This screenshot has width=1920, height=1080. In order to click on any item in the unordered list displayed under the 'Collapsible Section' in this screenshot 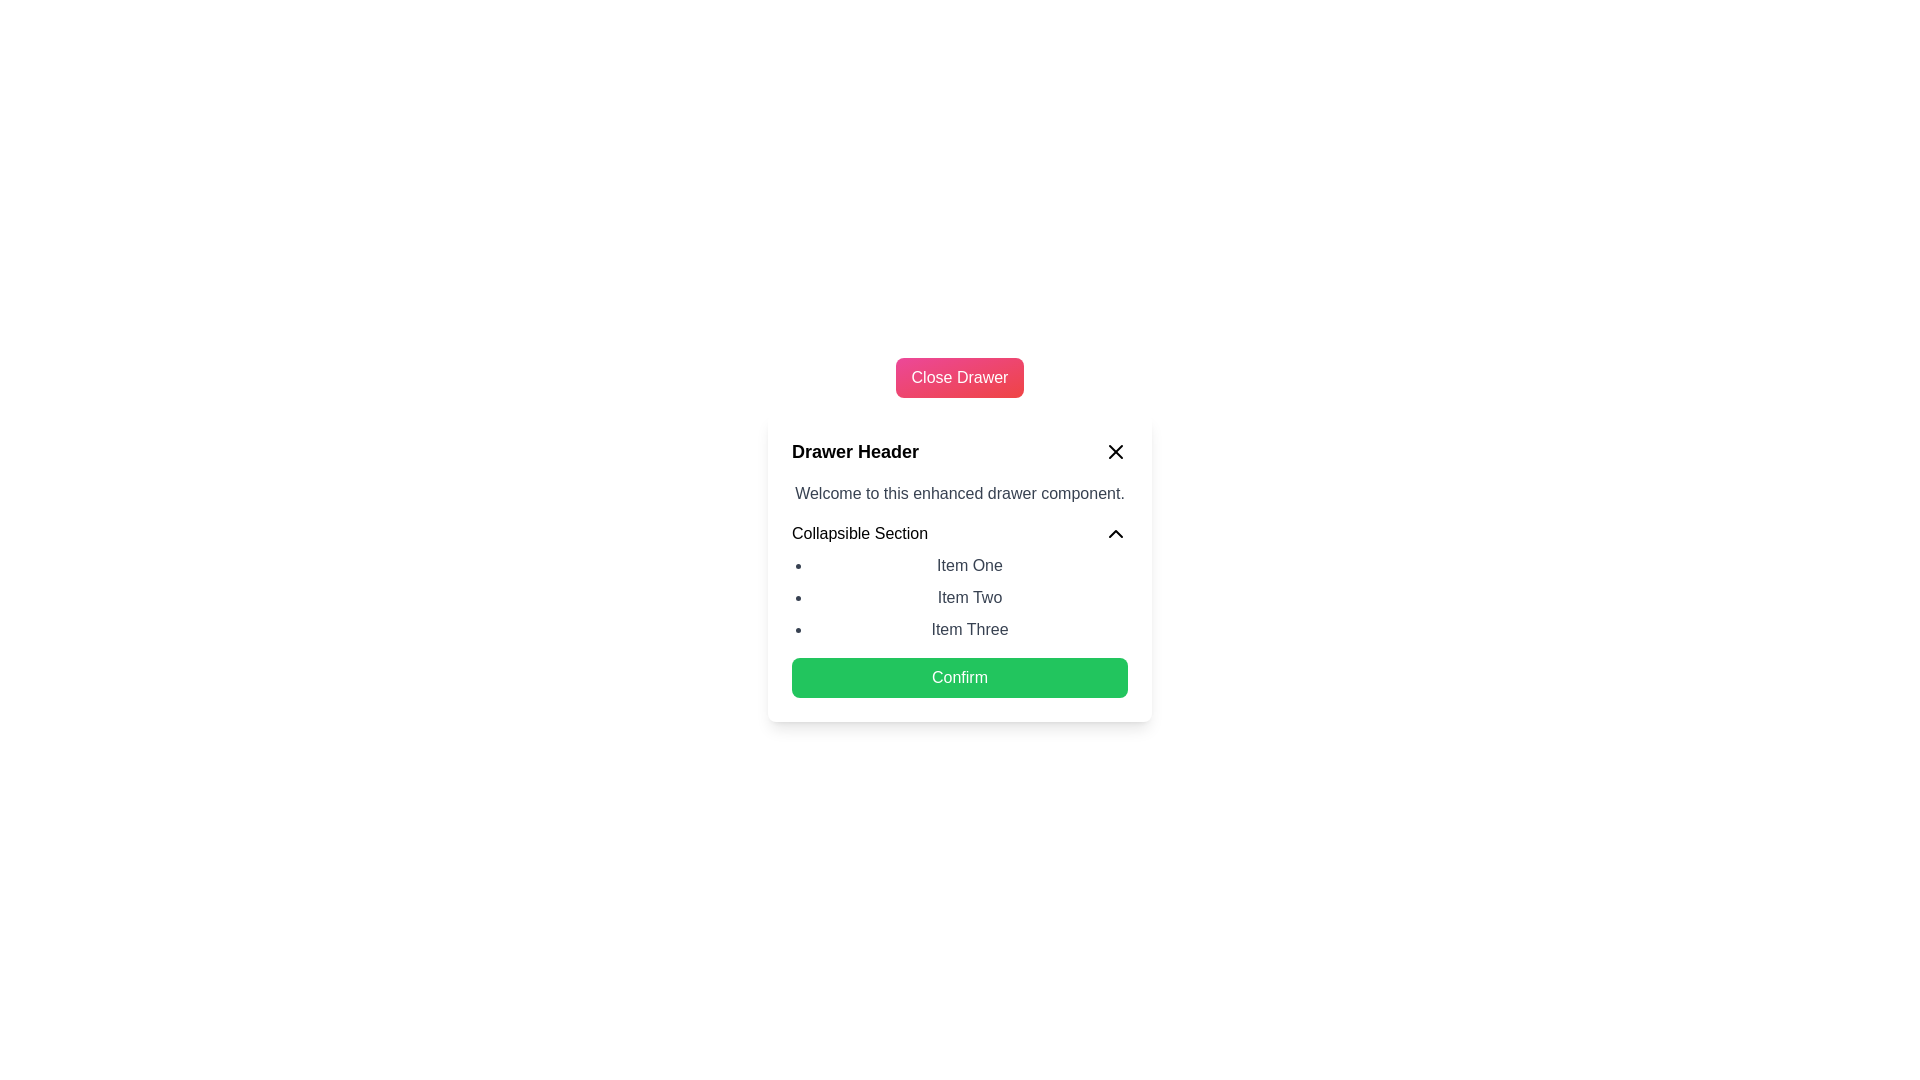, I will do `click(960, 596)`.